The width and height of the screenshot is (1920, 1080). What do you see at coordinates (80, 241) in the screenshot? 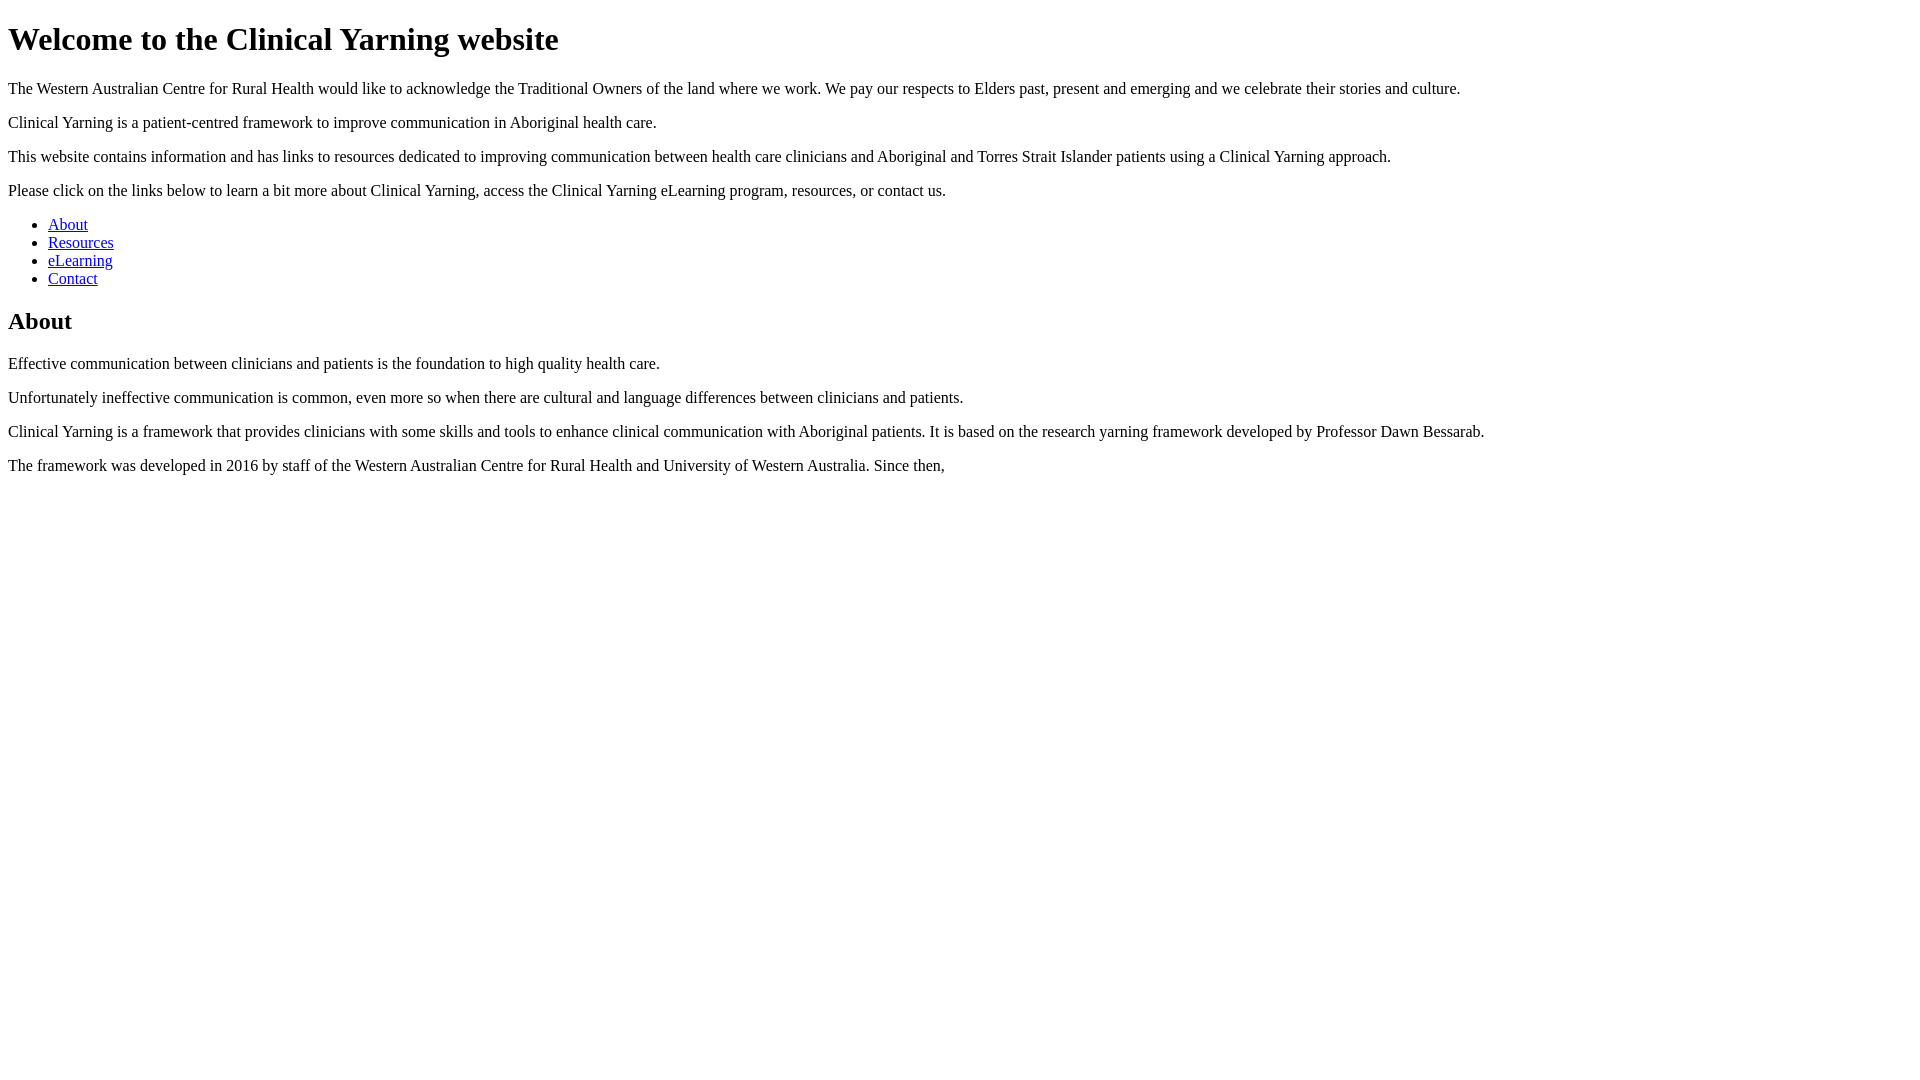
I see `'Resources'` at bounding box center [80, 241].